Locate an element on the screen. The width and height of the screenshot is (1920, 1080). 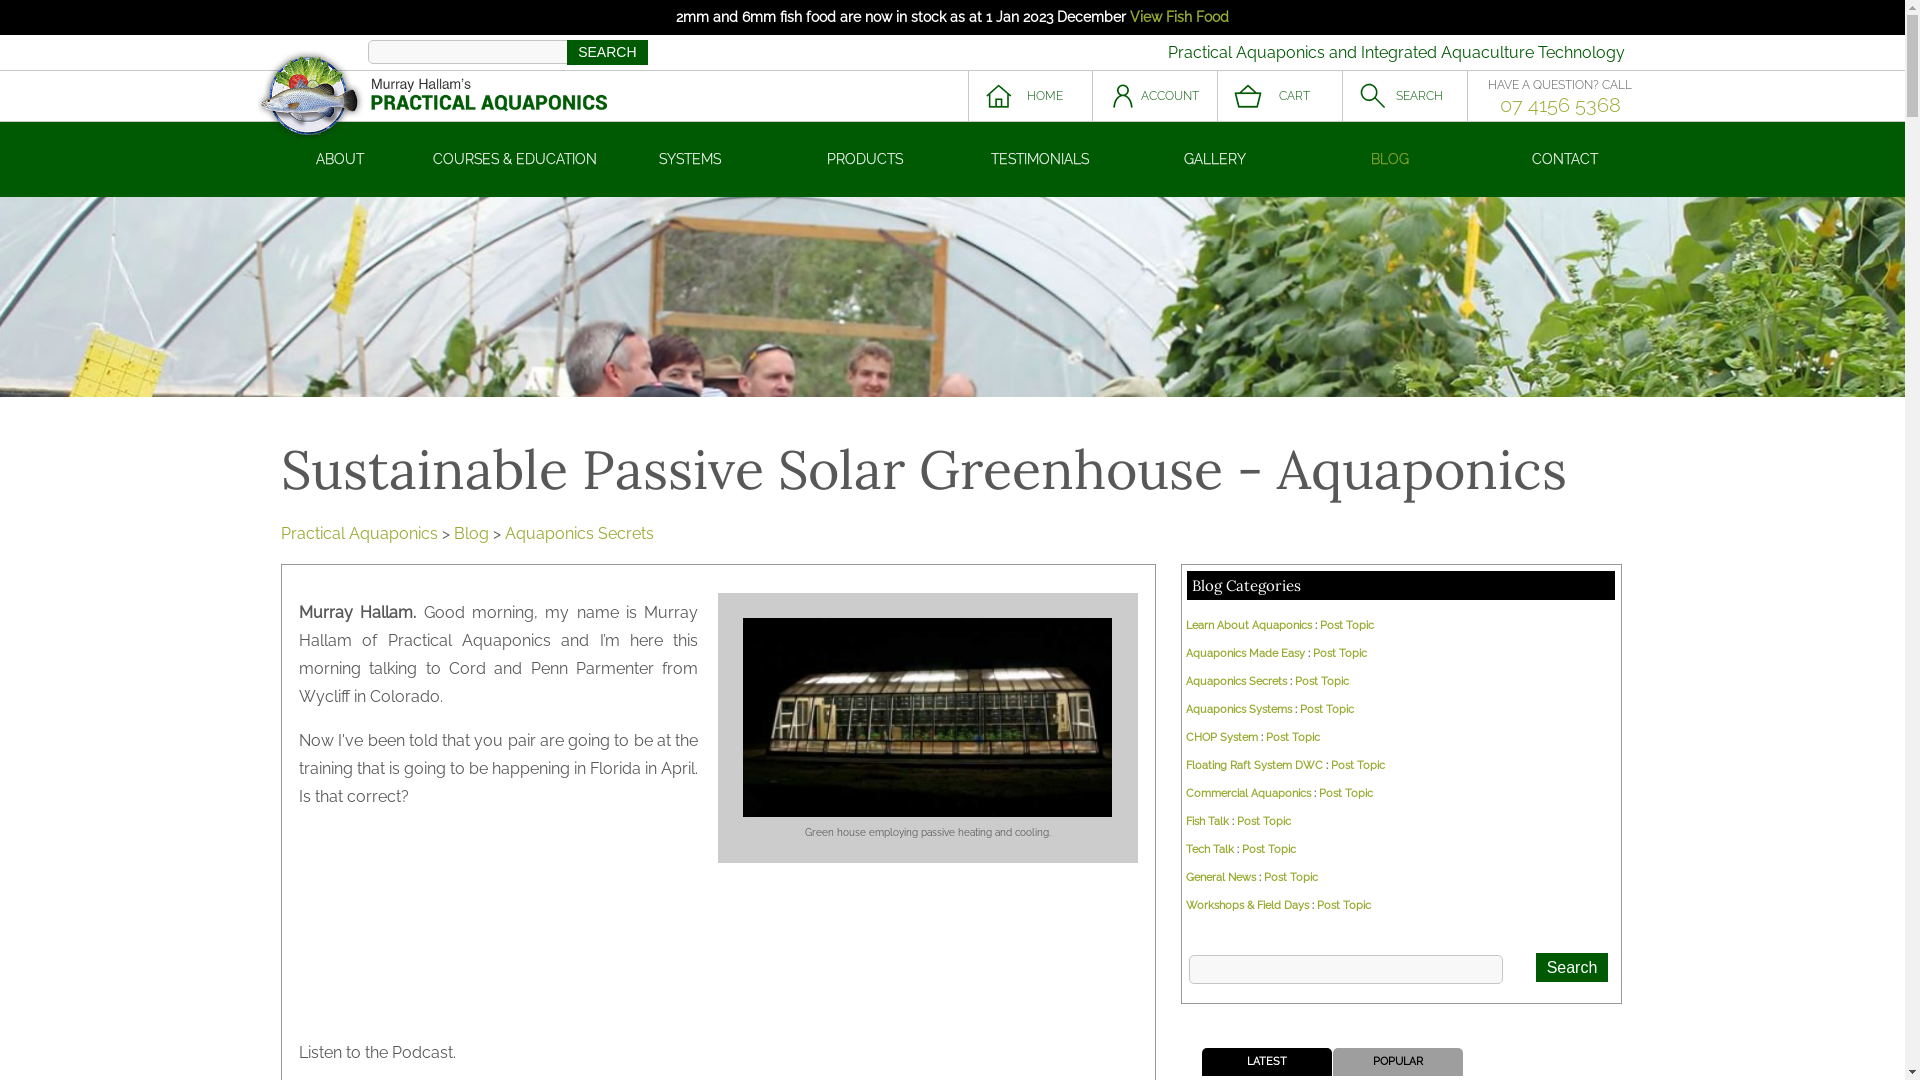
'Aquaponics Made Easy' is located at coordinates (1244, 653).